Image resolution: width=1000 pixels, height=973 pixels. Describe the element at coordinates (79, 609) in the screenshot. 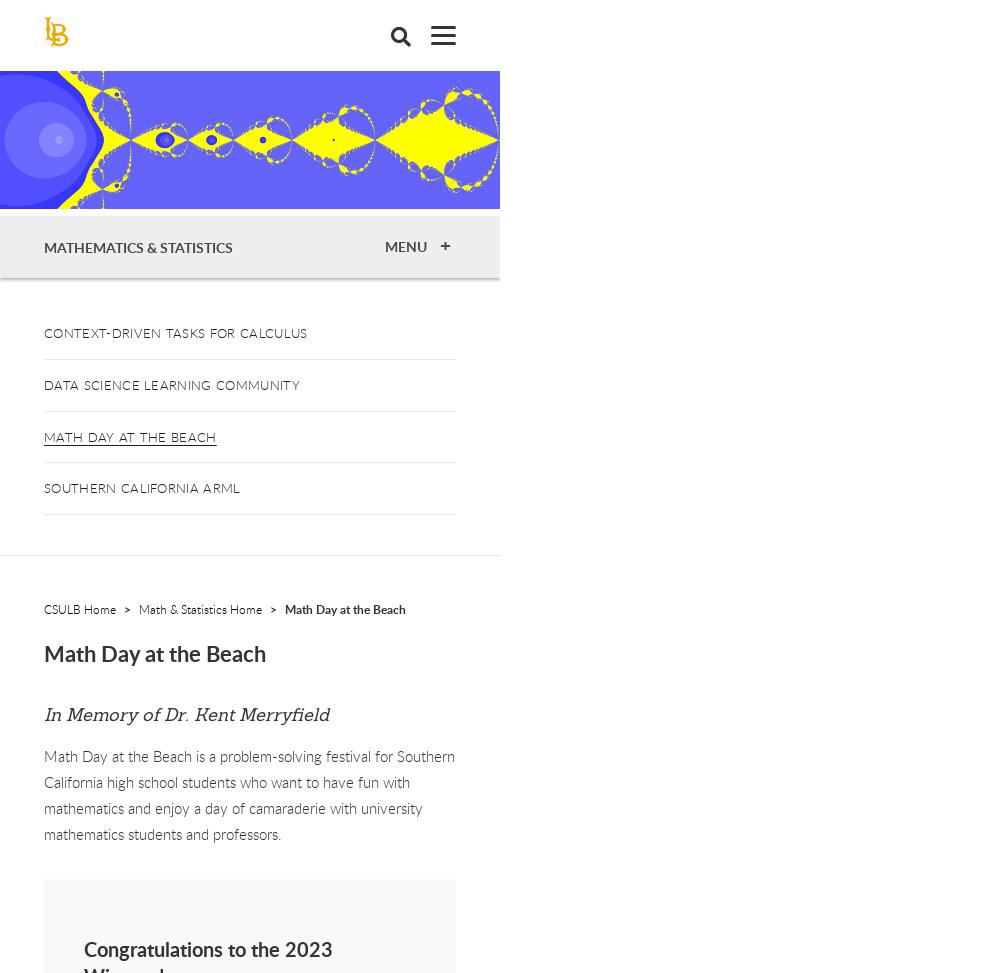

I see `'CSULB Home'` at that location.